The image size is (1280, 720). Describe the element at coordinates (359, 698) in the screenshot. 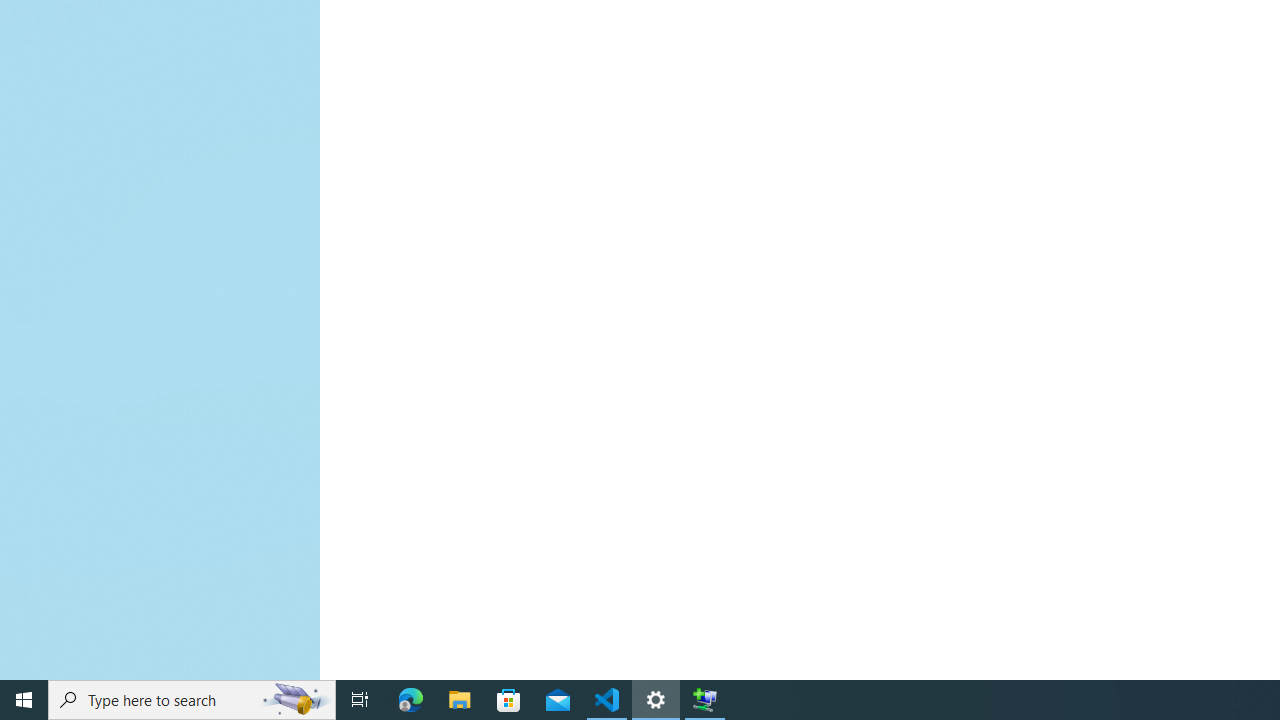

I see `'Task View'` at that location.